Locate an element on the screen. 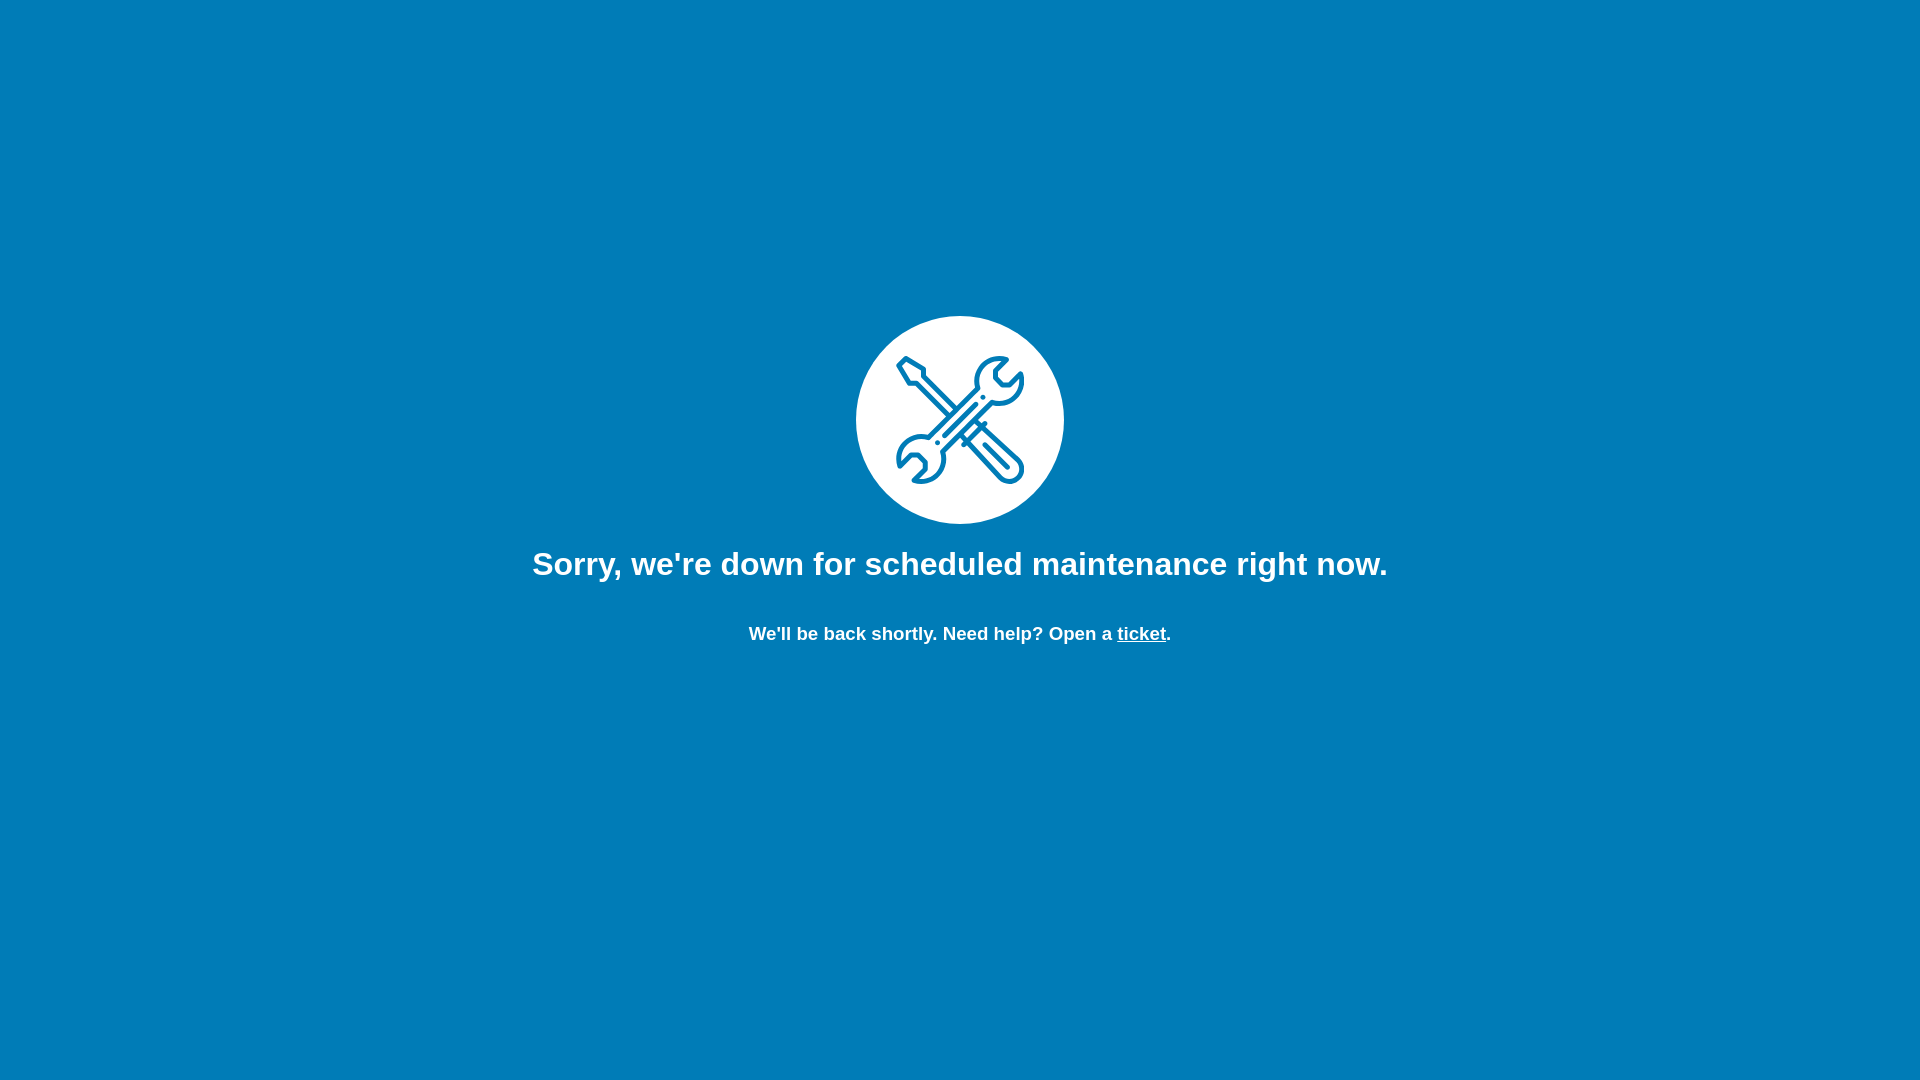  'ticket' is located at coordinates (1141, 633).